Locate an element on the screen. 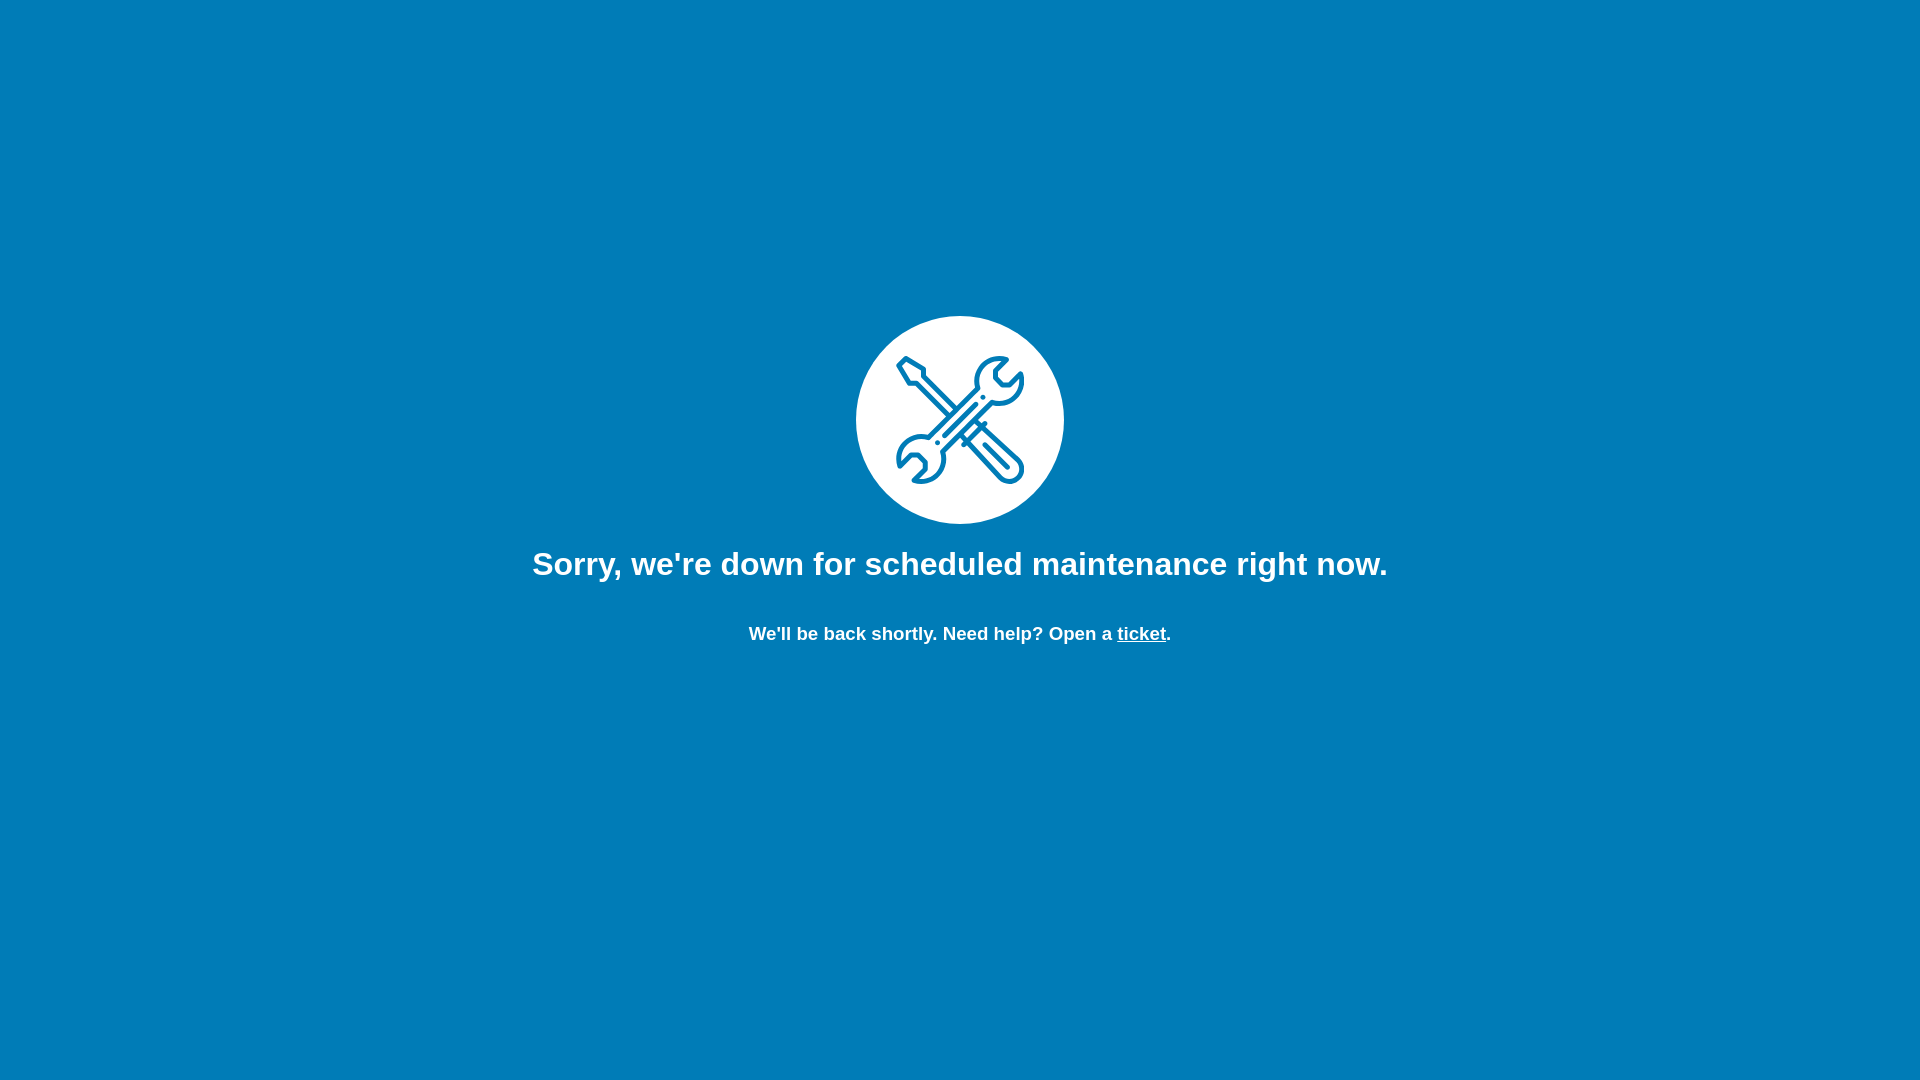  'ticket' is located at coordinates (1141, 633).